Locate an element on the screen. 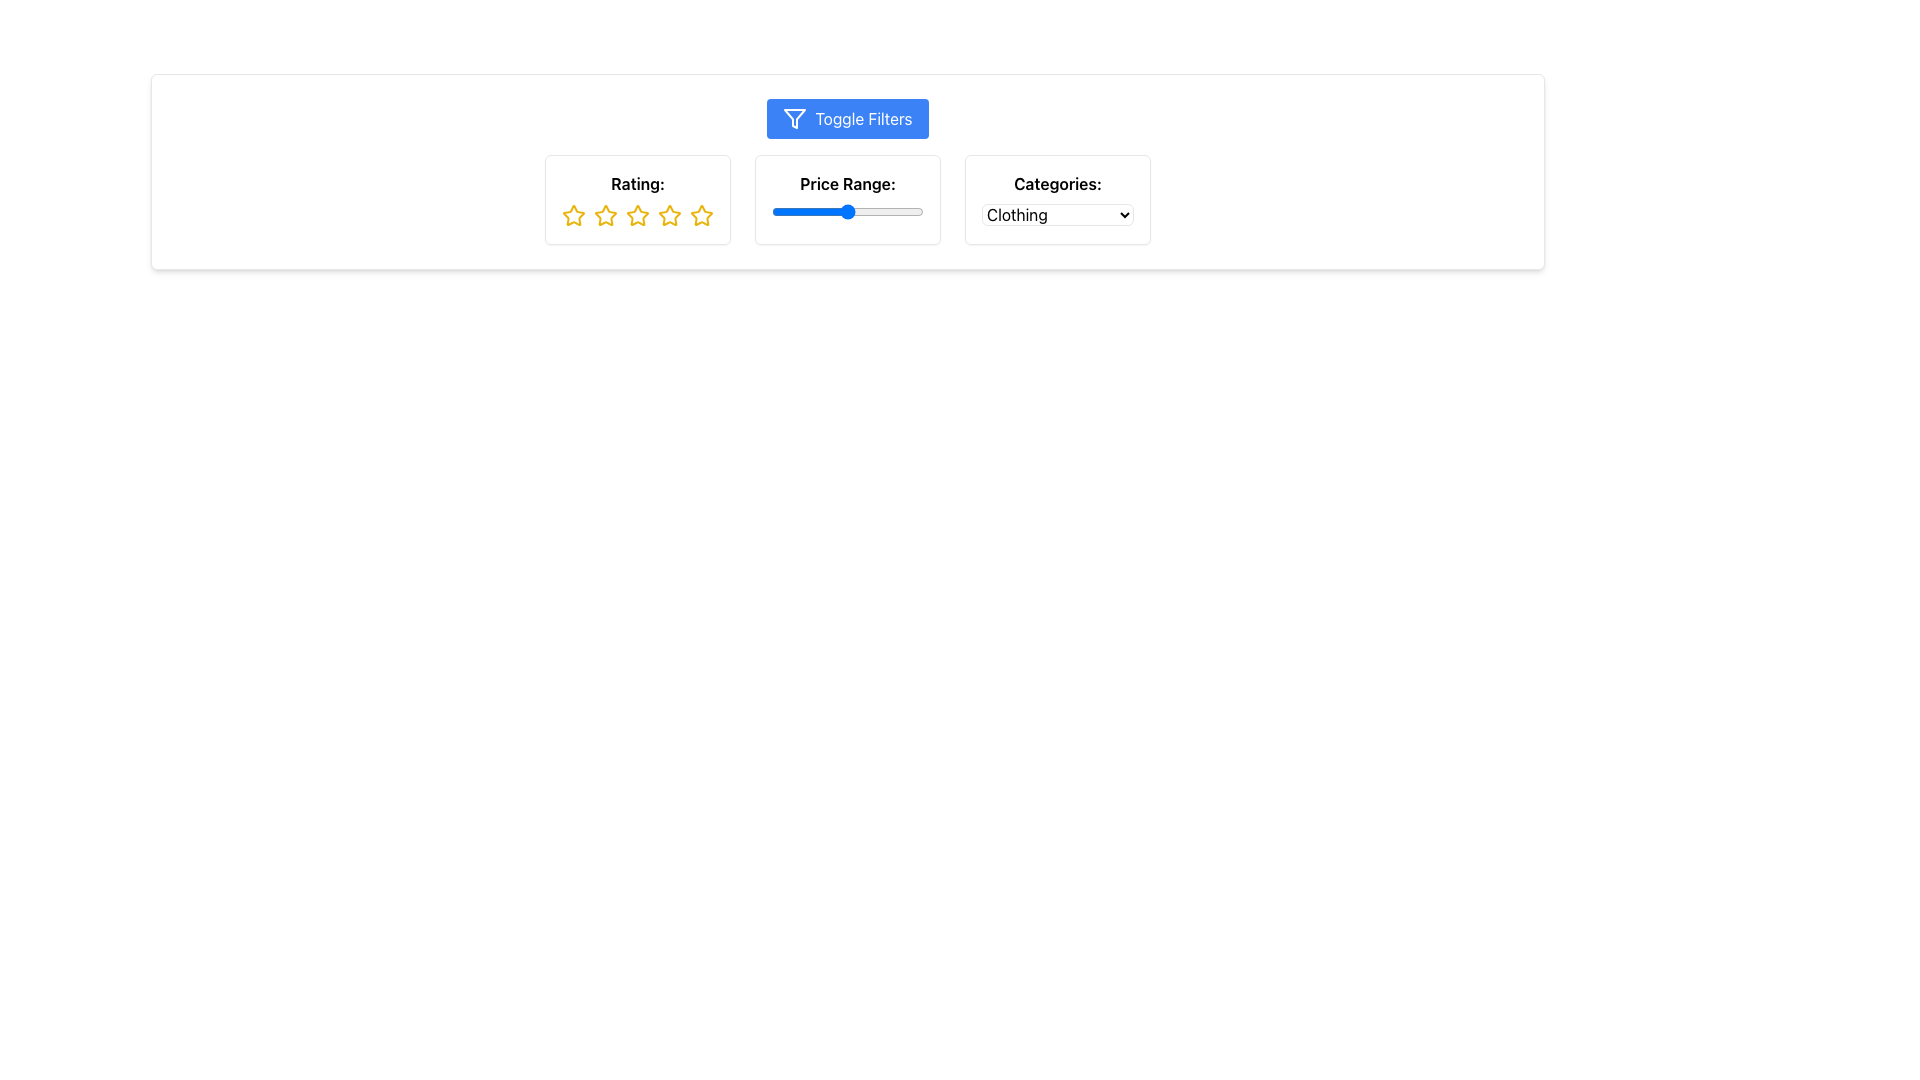  the price range slider is located at coordinates (856, 212).